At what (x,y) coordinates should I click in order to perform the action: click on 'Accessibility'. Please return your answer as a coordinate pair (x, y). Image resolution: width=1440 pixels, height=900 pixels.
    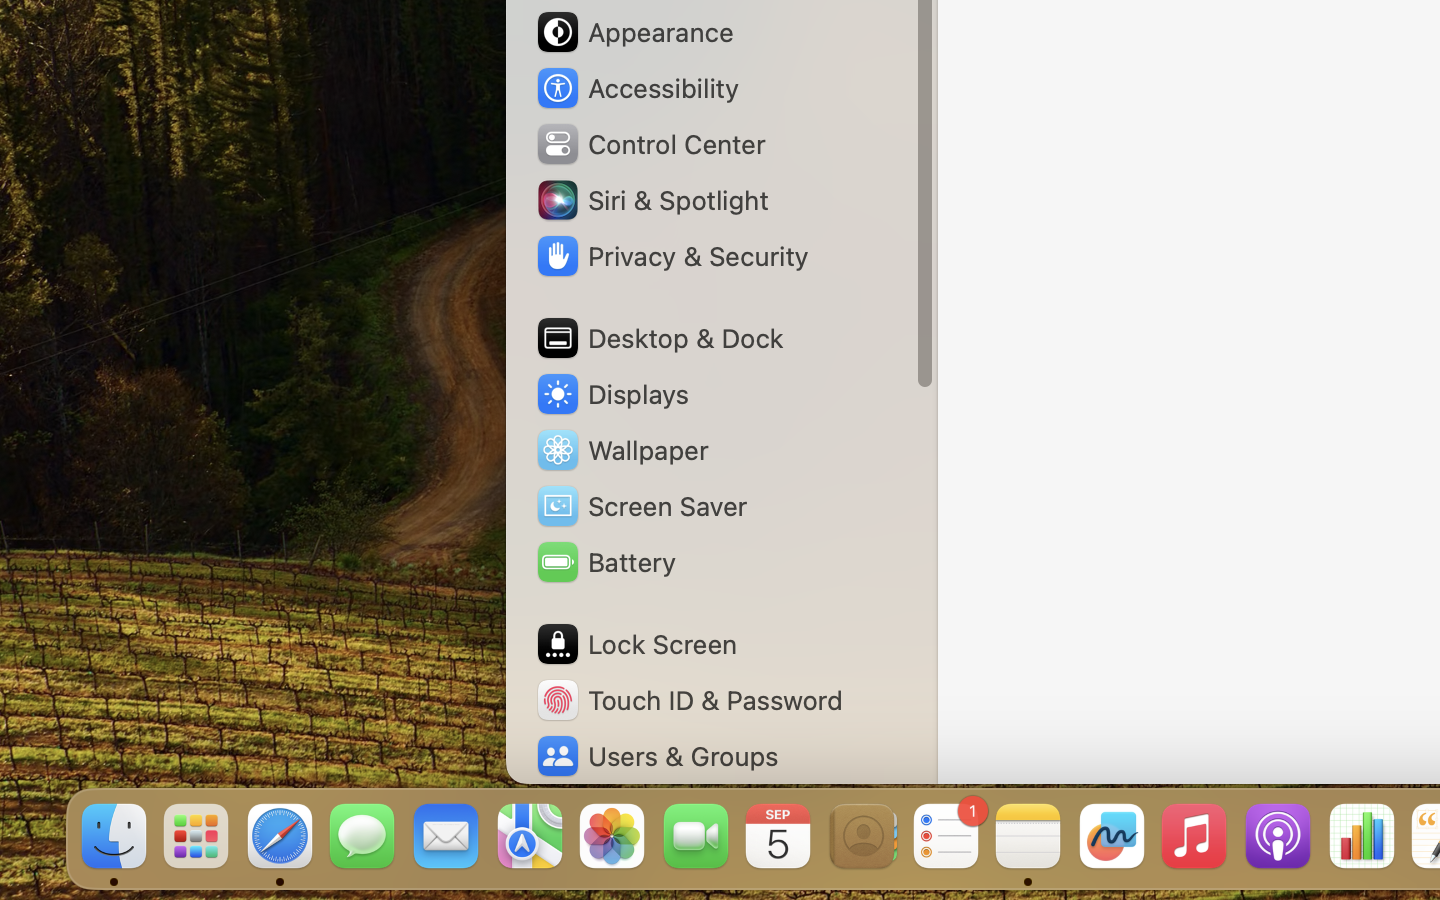
    Looking at the image, I should click on (636, 87).